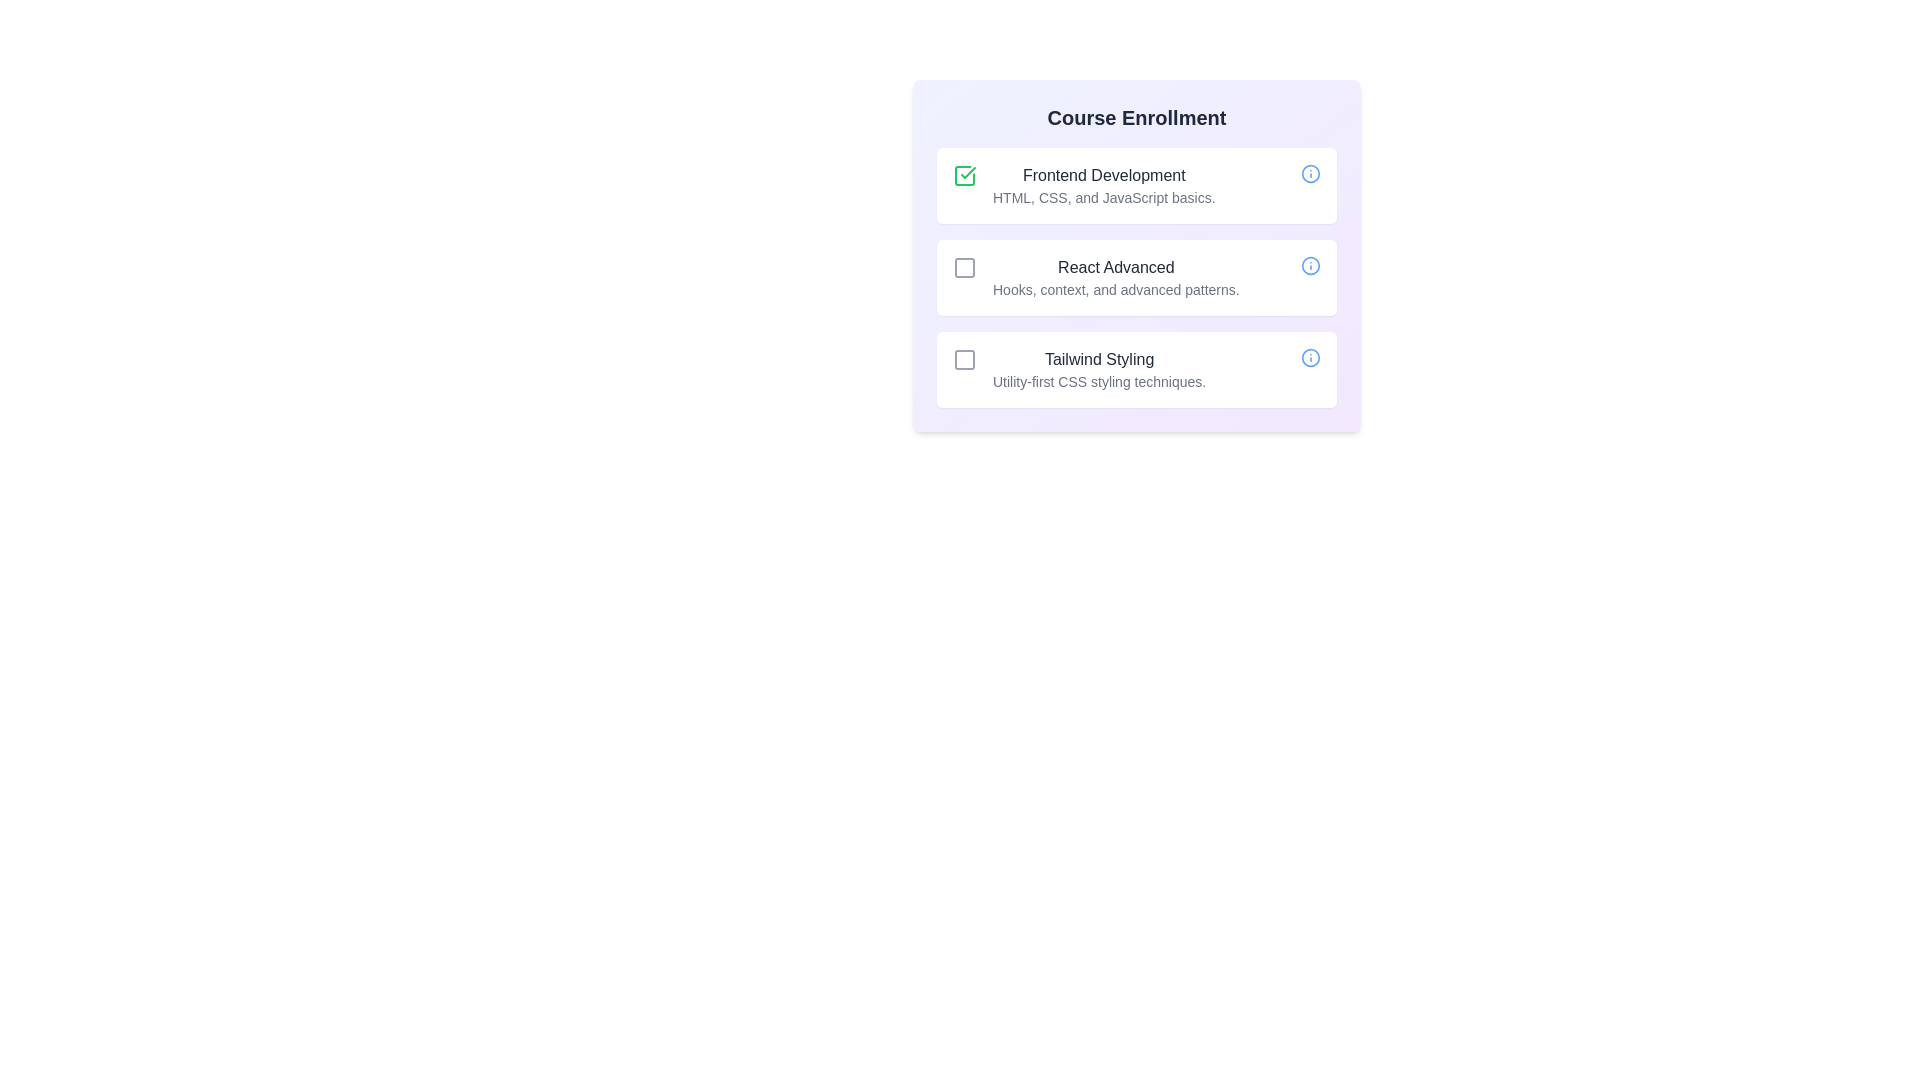  I want to click on the checkbox for the 'Tailwind Styling' course, located in the third card of the stack, so click(964, 358).